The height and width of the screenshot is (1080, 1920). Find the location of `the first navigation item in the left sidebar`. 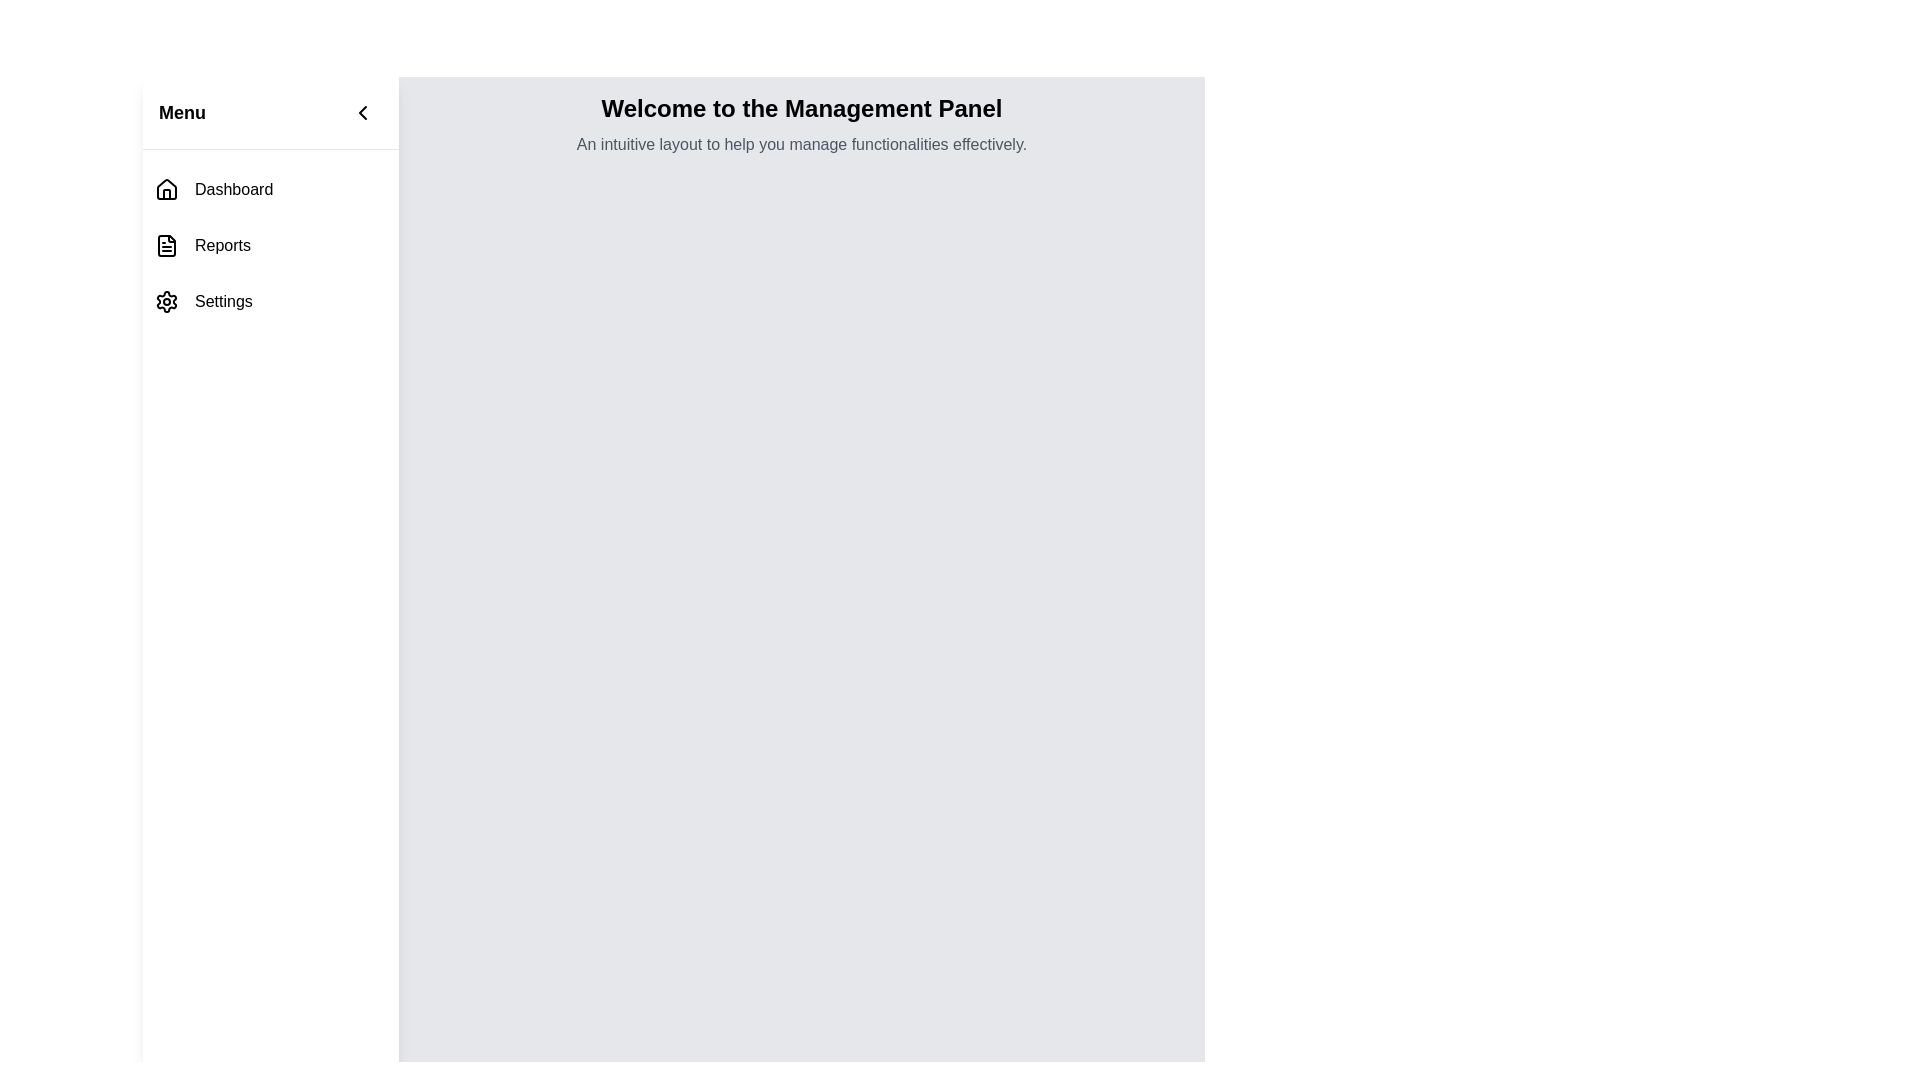

the first navigation item in the left sidebar is located at coordinates (269, 189).